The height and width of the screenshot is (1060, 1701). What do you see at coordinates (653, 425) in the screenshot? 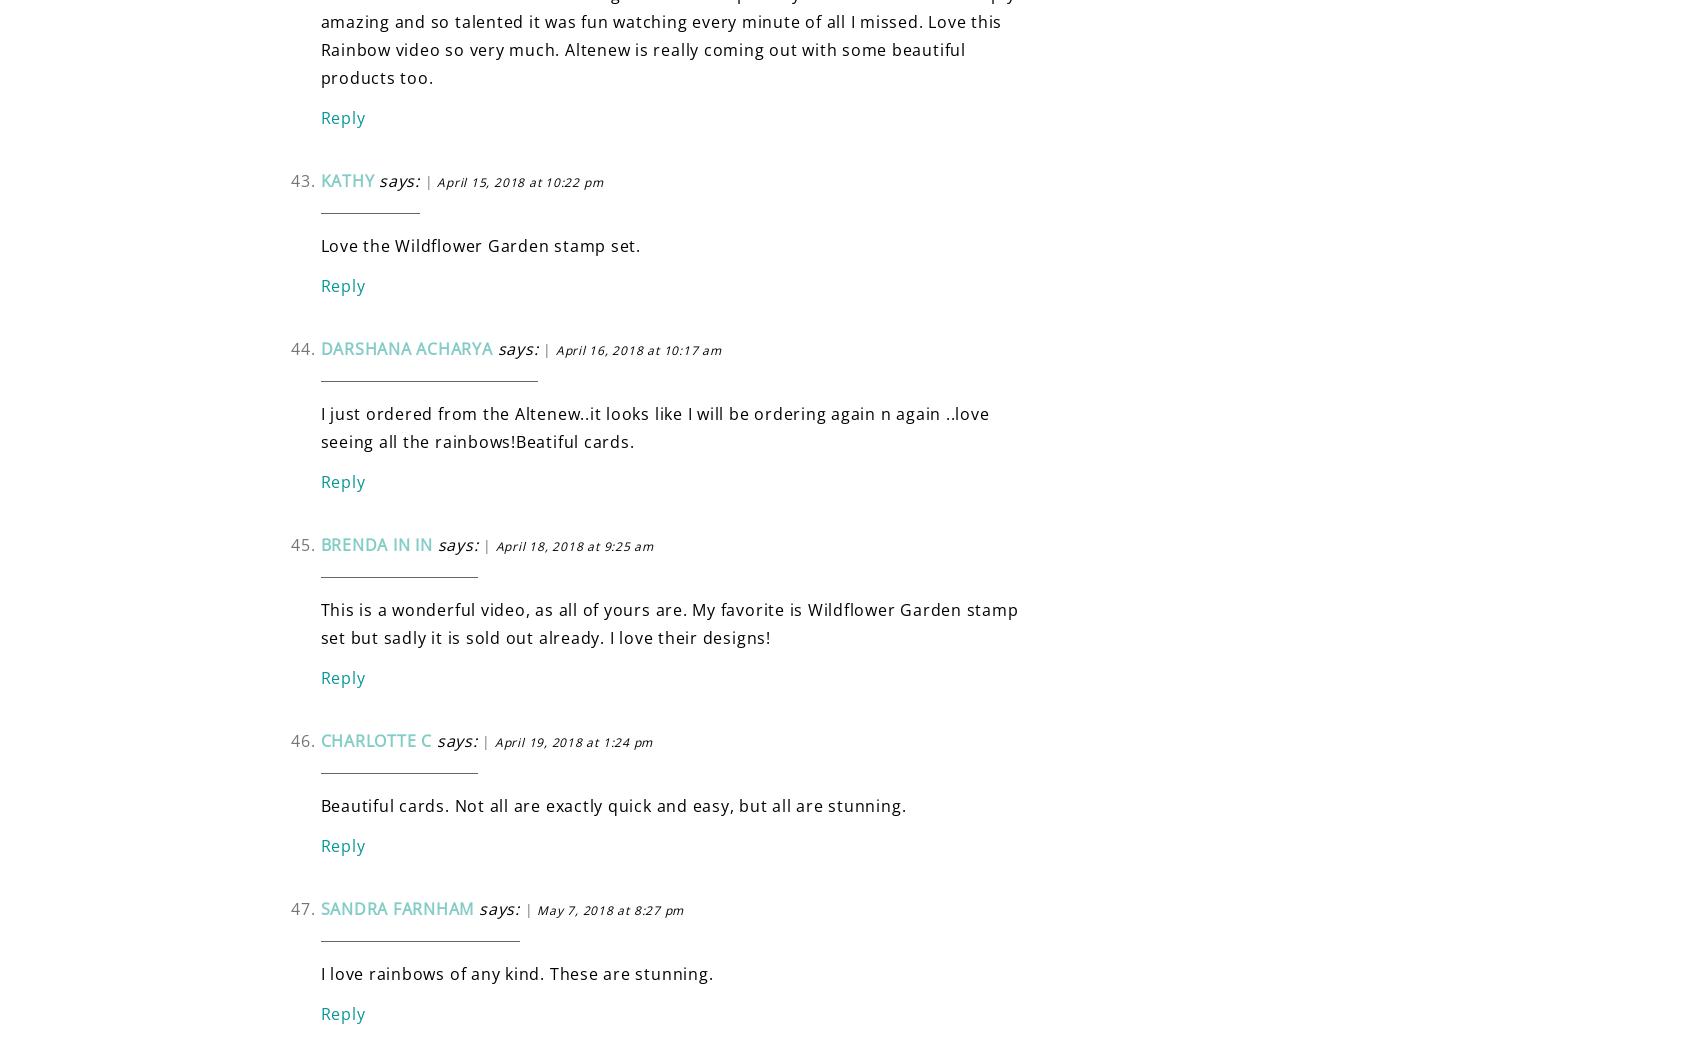
I see `'I just ordered from the Altenew..it looks like I will be ordering again n again ..love seeing all the rainbows!Beatiful cards.'` at bounding box center [653, 425].